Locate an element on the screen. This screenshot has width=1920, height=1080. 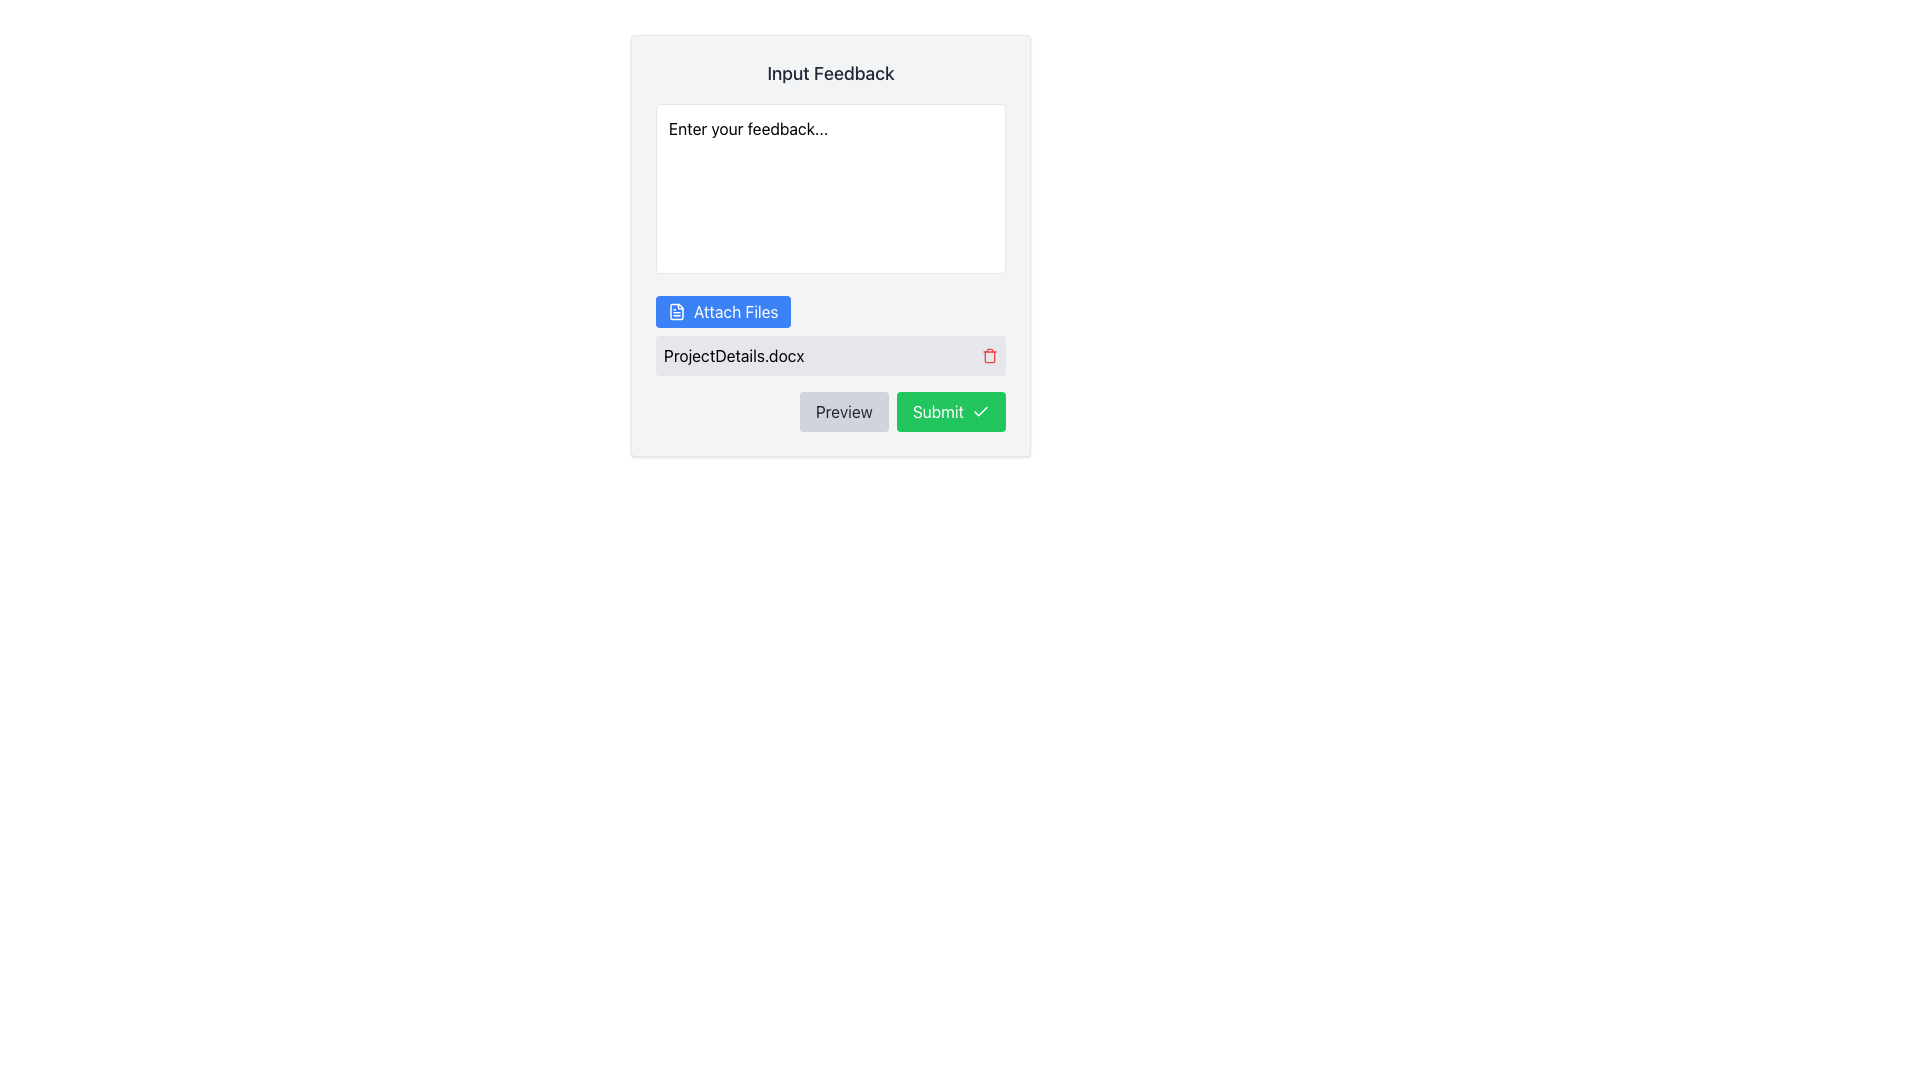
the rectangular file icon with rounded edges, which is part of the file attachment indicator near the top-left corner of the interface is located at coordinates (676, 312).